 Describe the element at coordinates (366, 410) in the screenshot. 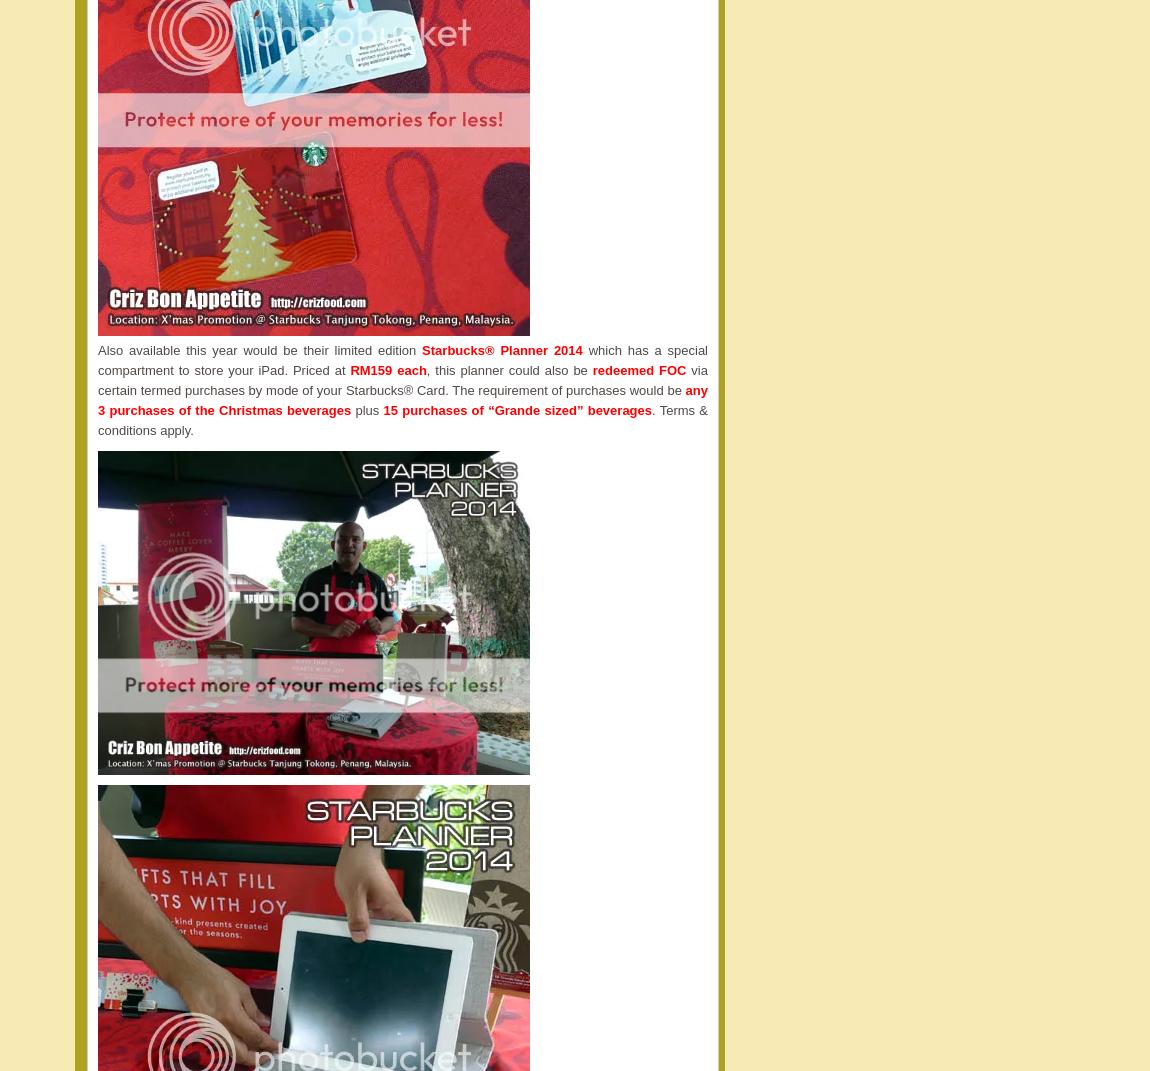

I see `'plus'` at that location.